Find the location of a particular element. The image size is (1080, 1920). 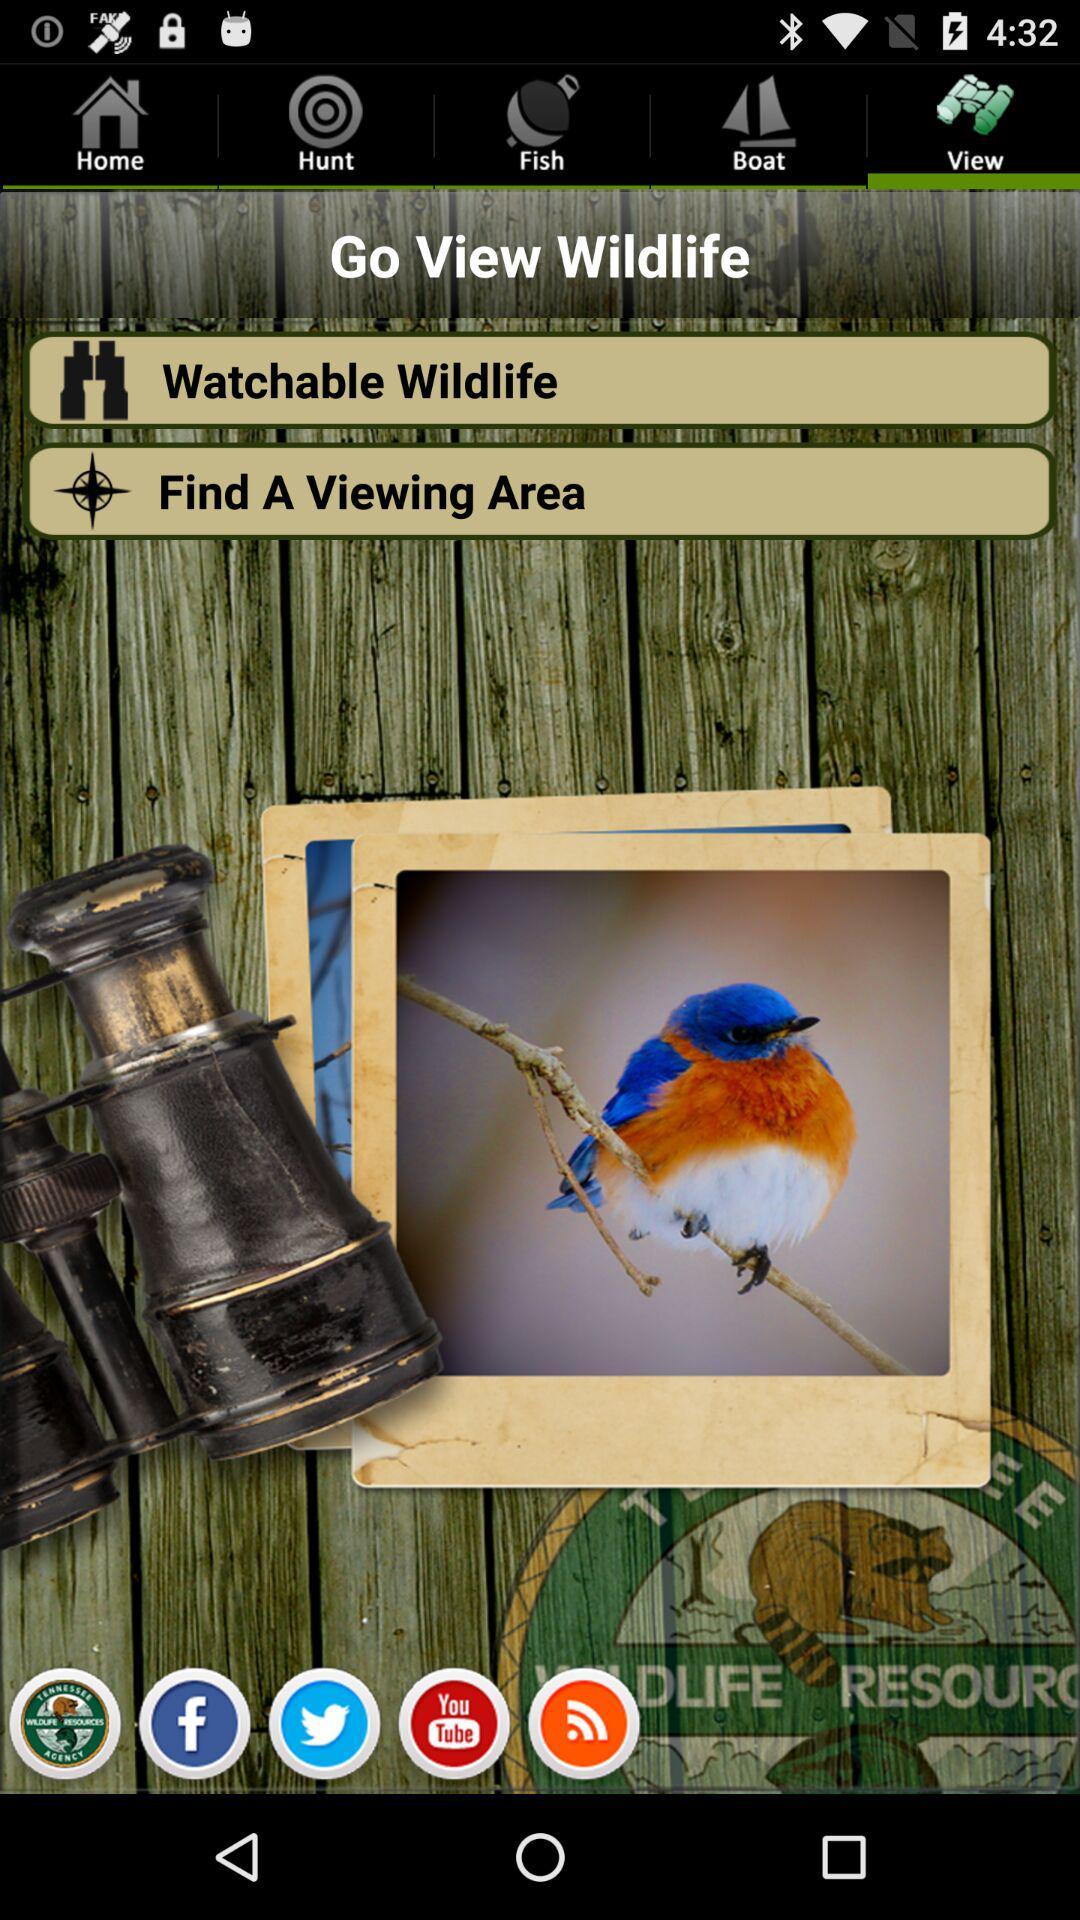

youtube logo is located at coordinates (454, 1728).